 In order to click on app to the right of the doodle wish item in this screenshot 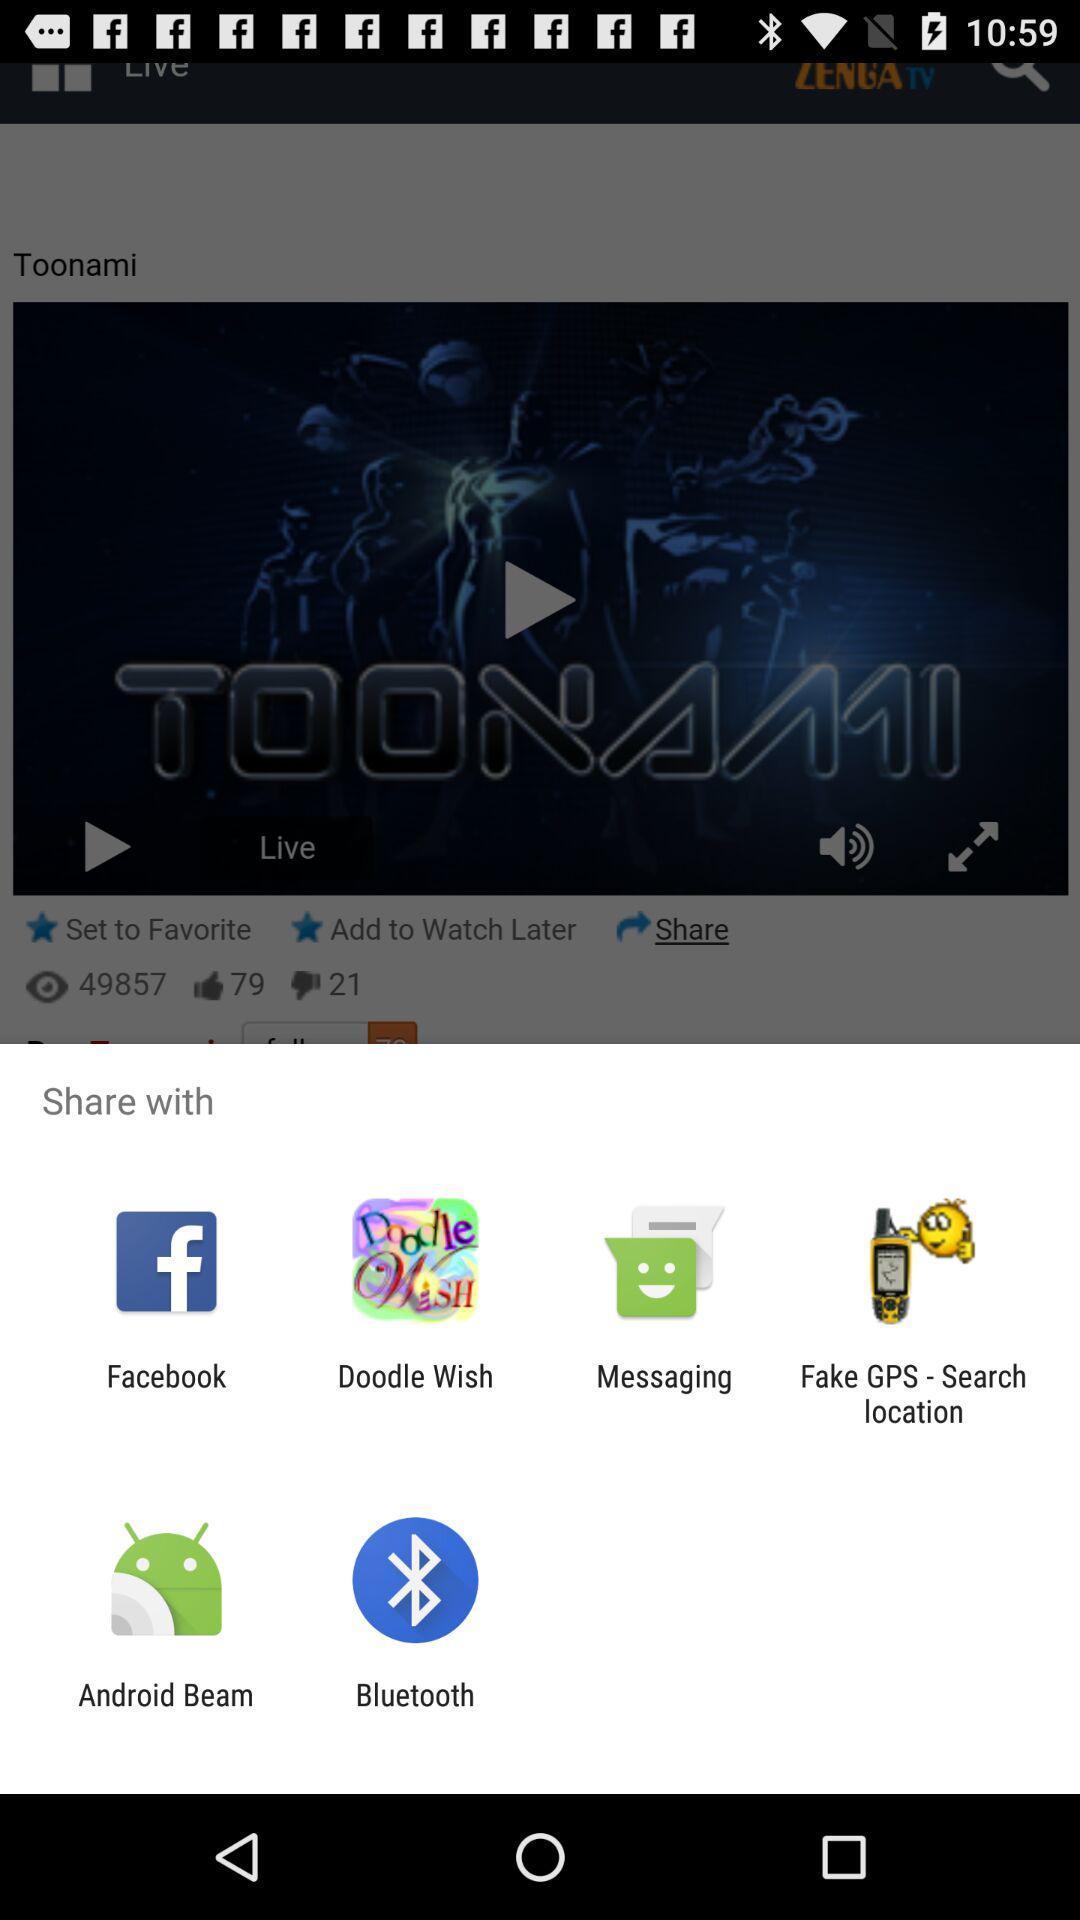, I will do `click(664, 1392)`.